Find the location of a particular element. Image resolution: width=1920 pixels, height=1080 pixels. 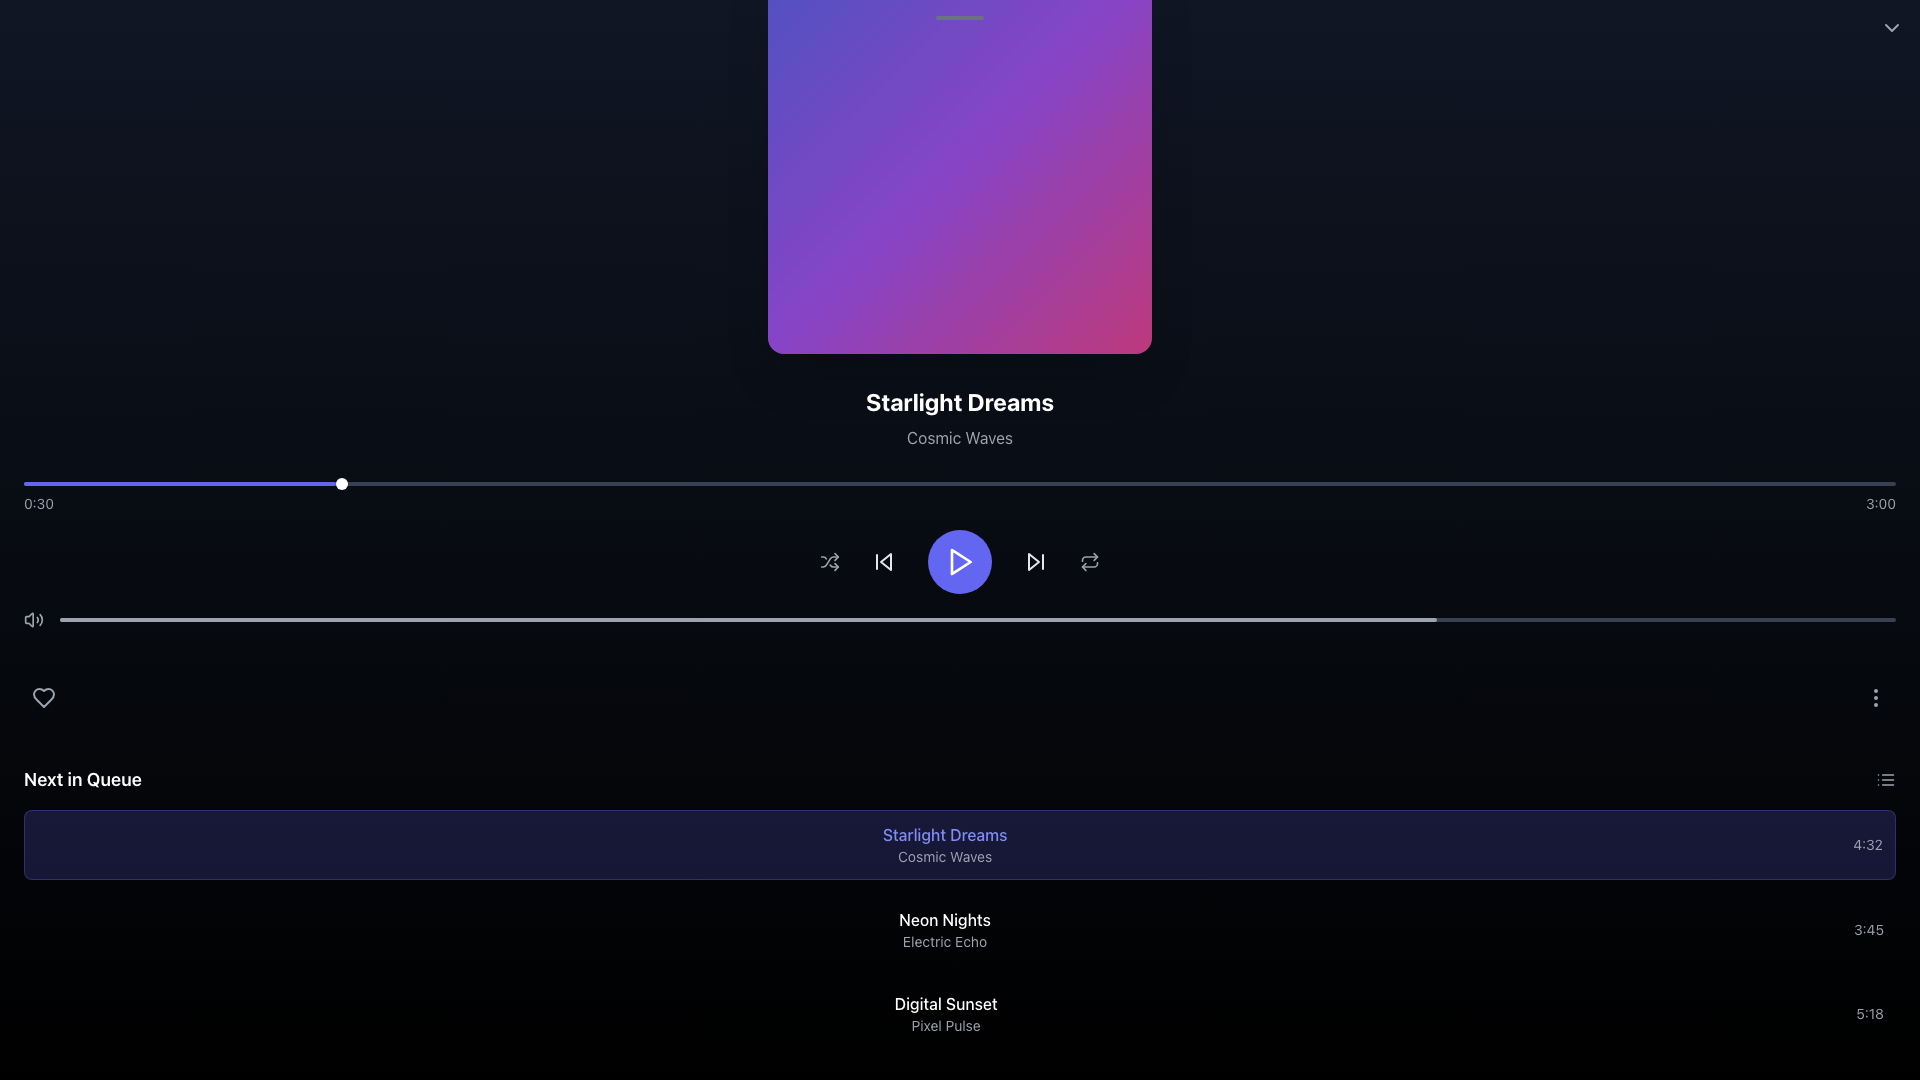

the playback progress is located at coordinates (206, 619).